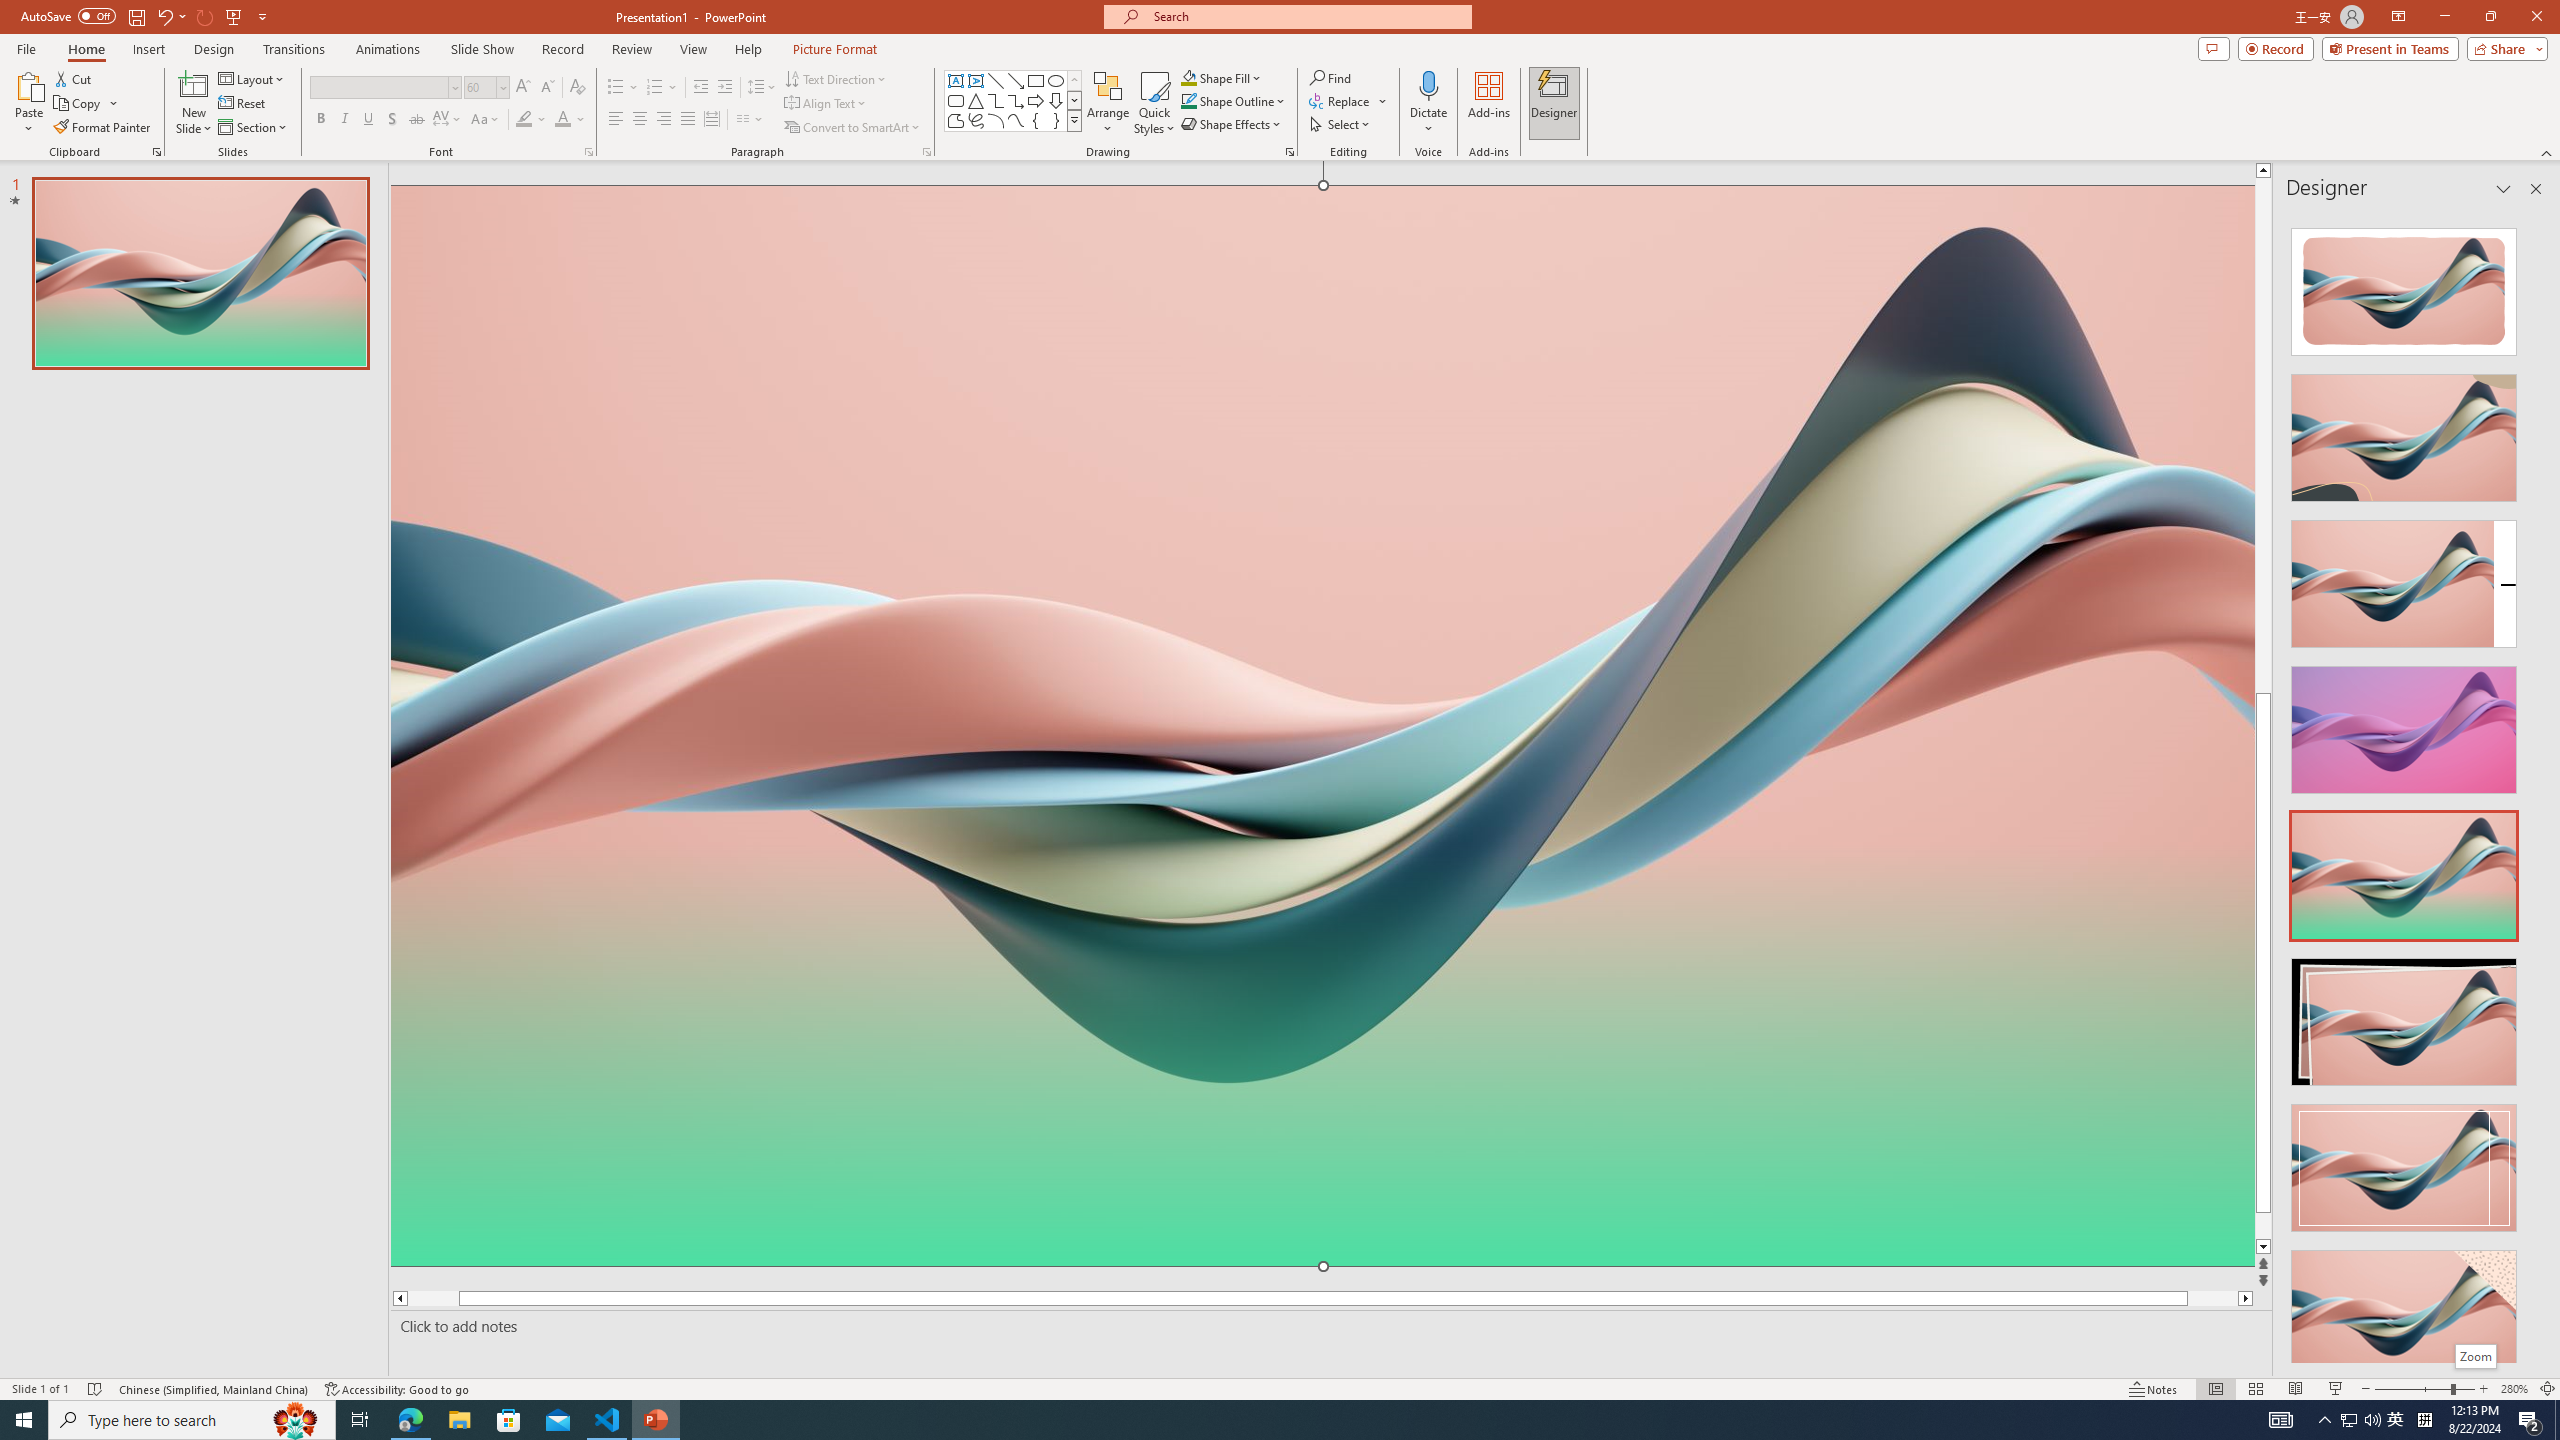 This screenshot has width=2560, height=1440. Describe the element at coordinates (2402, 284) in the screenshot. I see `'Recommended Design: Design Idea'` at that location.